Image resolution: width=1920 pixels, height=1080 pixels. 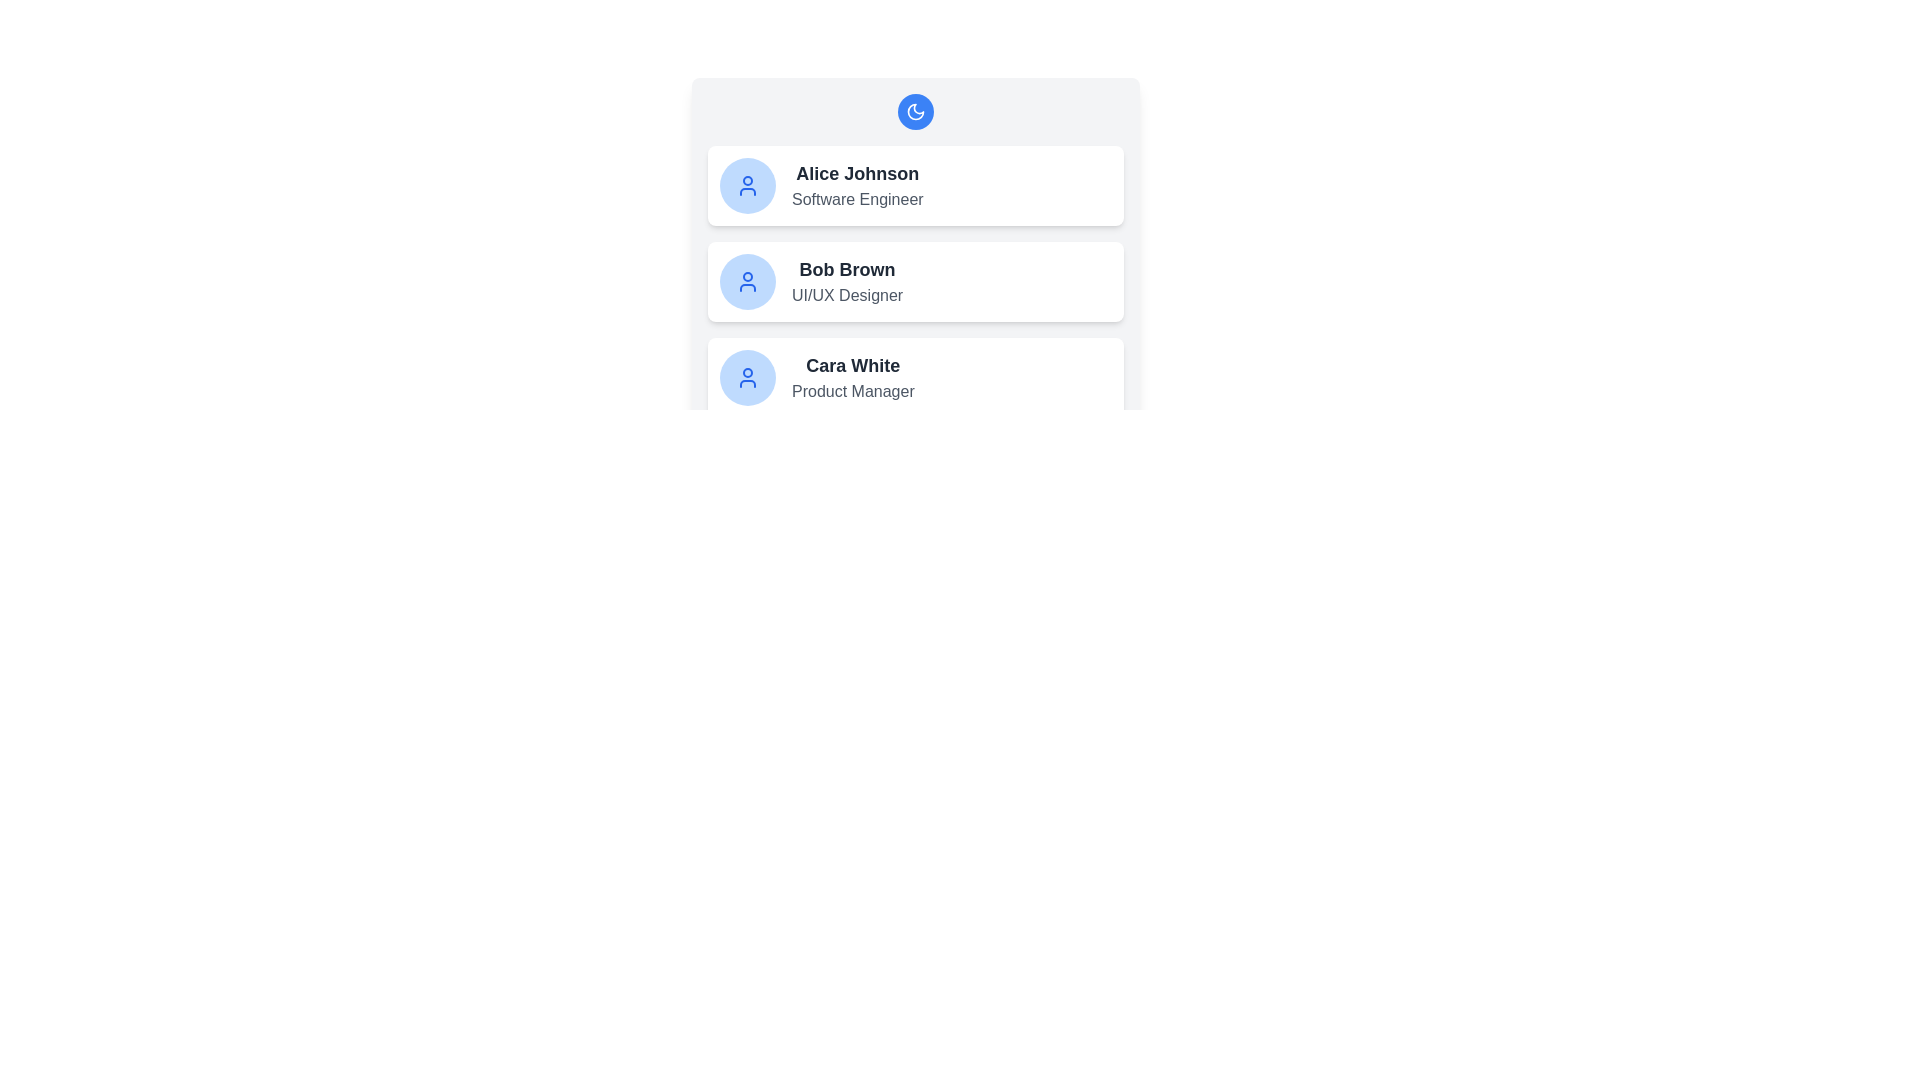 I want to click on the Text label that describes the job title or role of the user 'Bob Brown', located on the second card in a vertical stack of user profiles, so click(x=847, y=296).